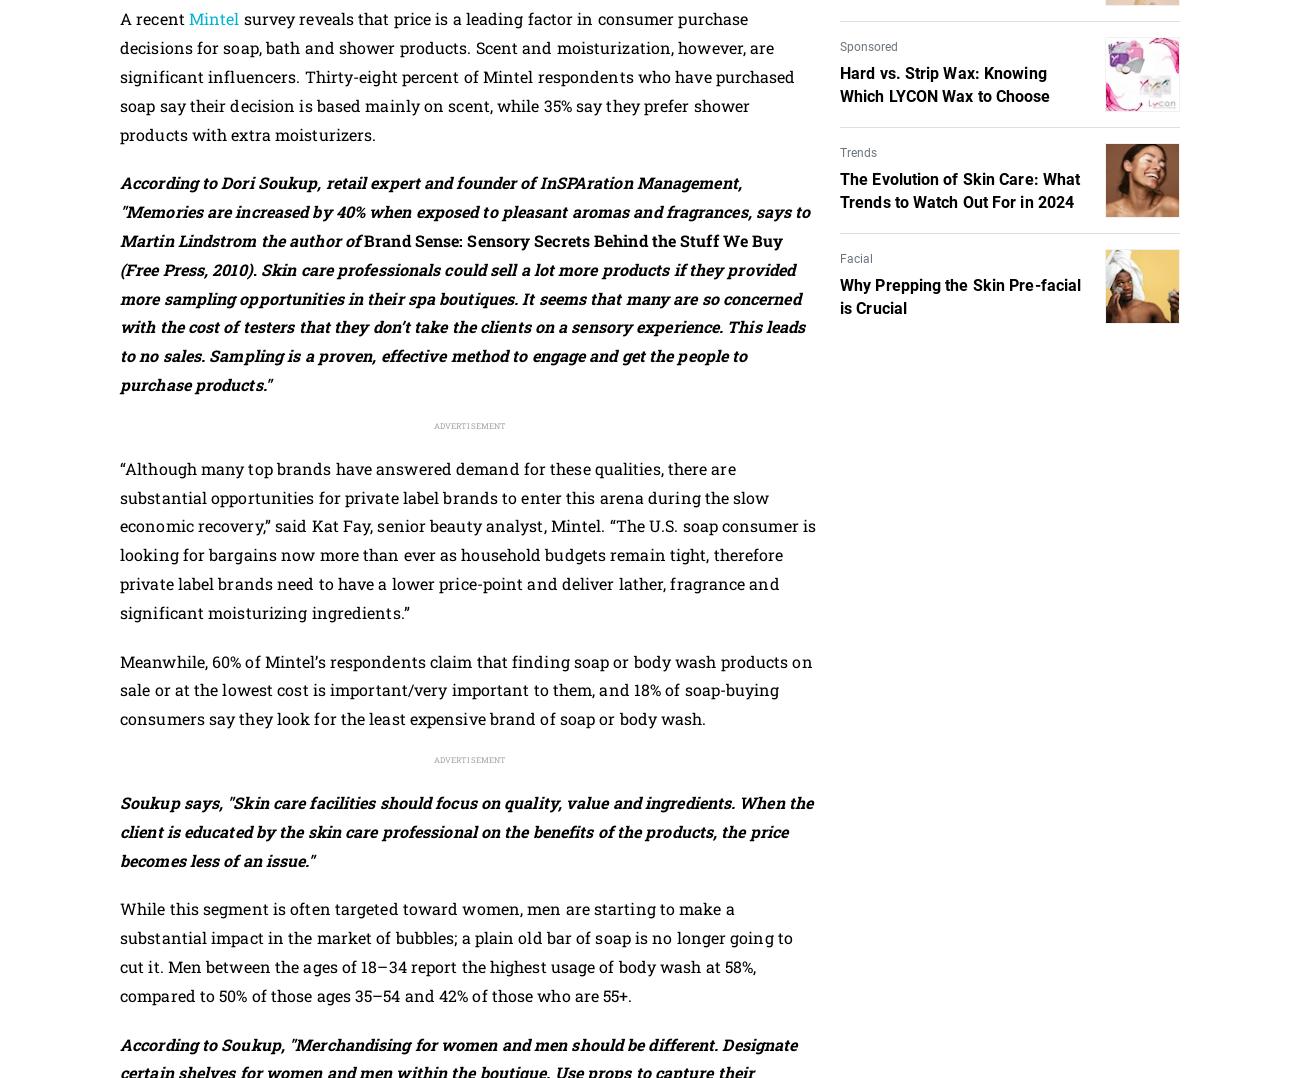  Describe the element at coordinates (840, 83) in the screenshot. I see `'Hard vs. Strip Wax: Knowing Which LYCON Wax to Choose'` at that location.